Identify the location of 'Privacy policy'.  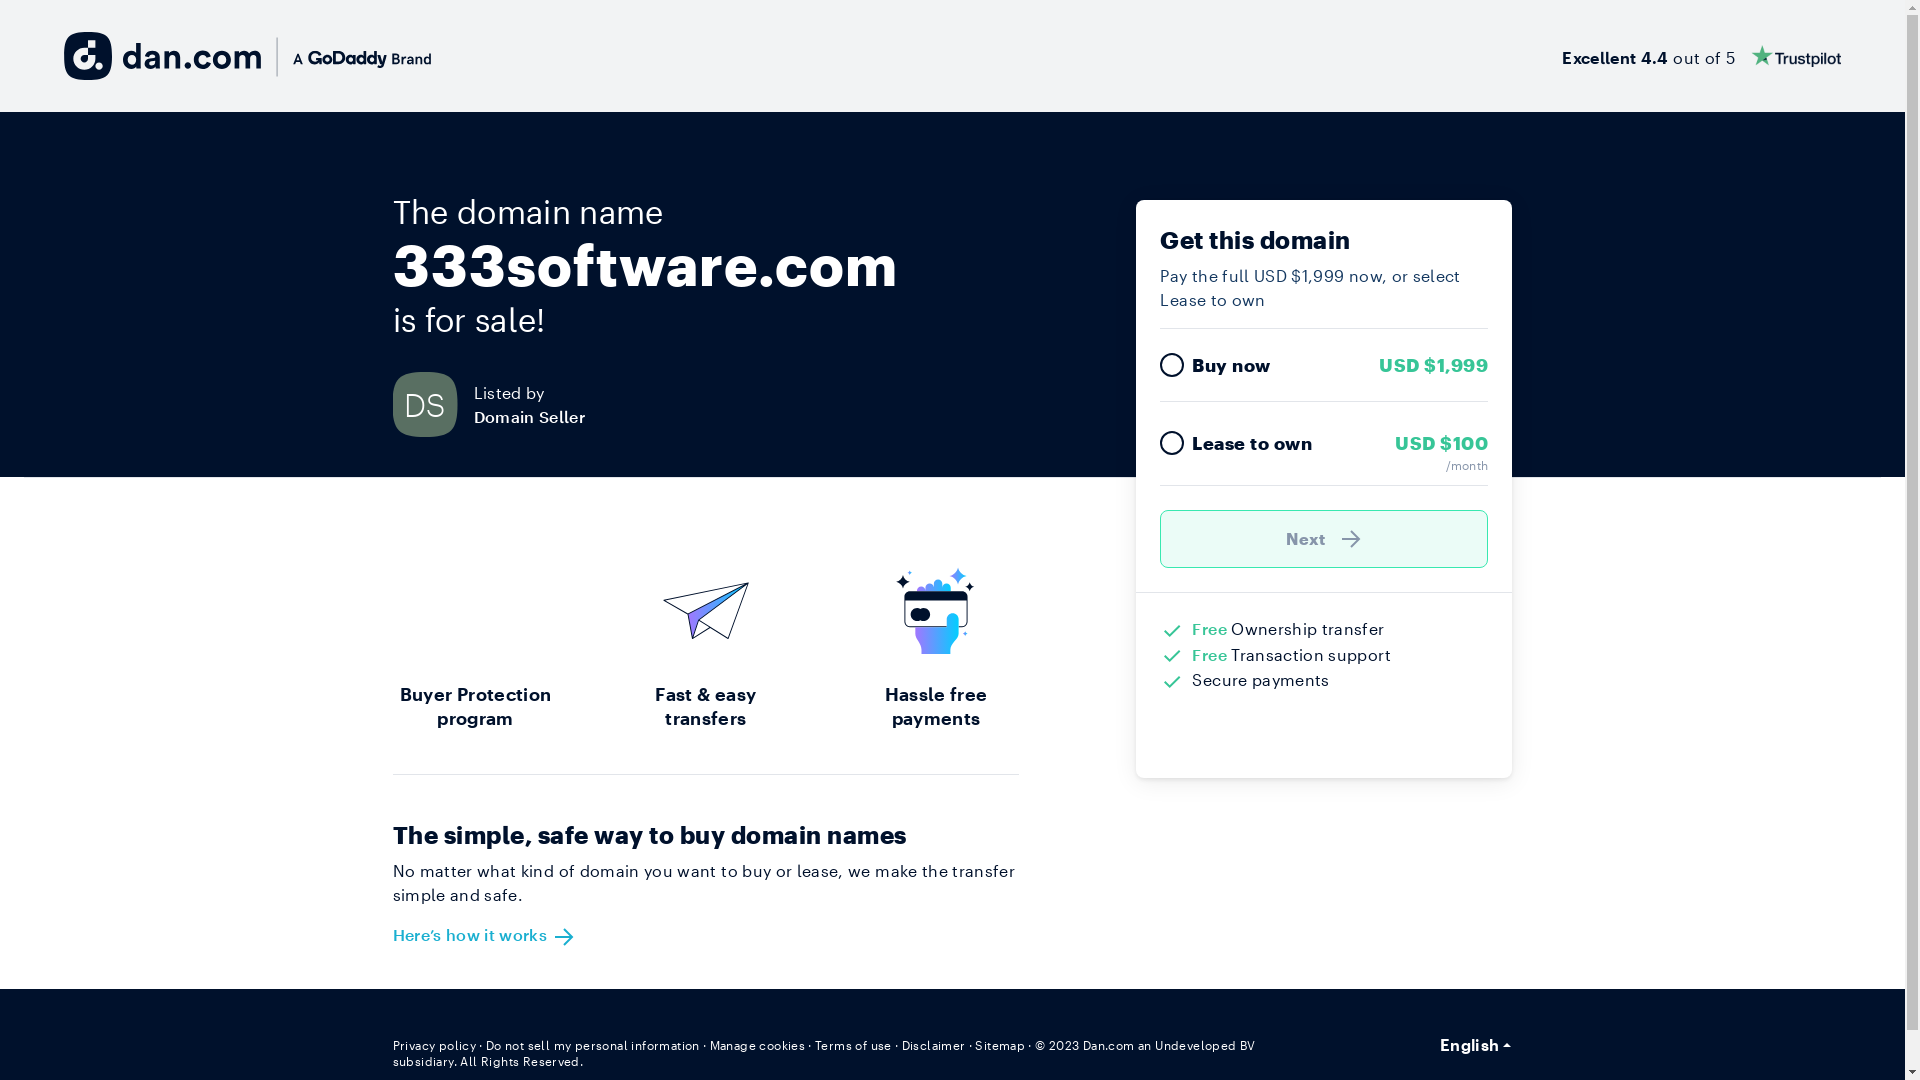
(432, 1044).